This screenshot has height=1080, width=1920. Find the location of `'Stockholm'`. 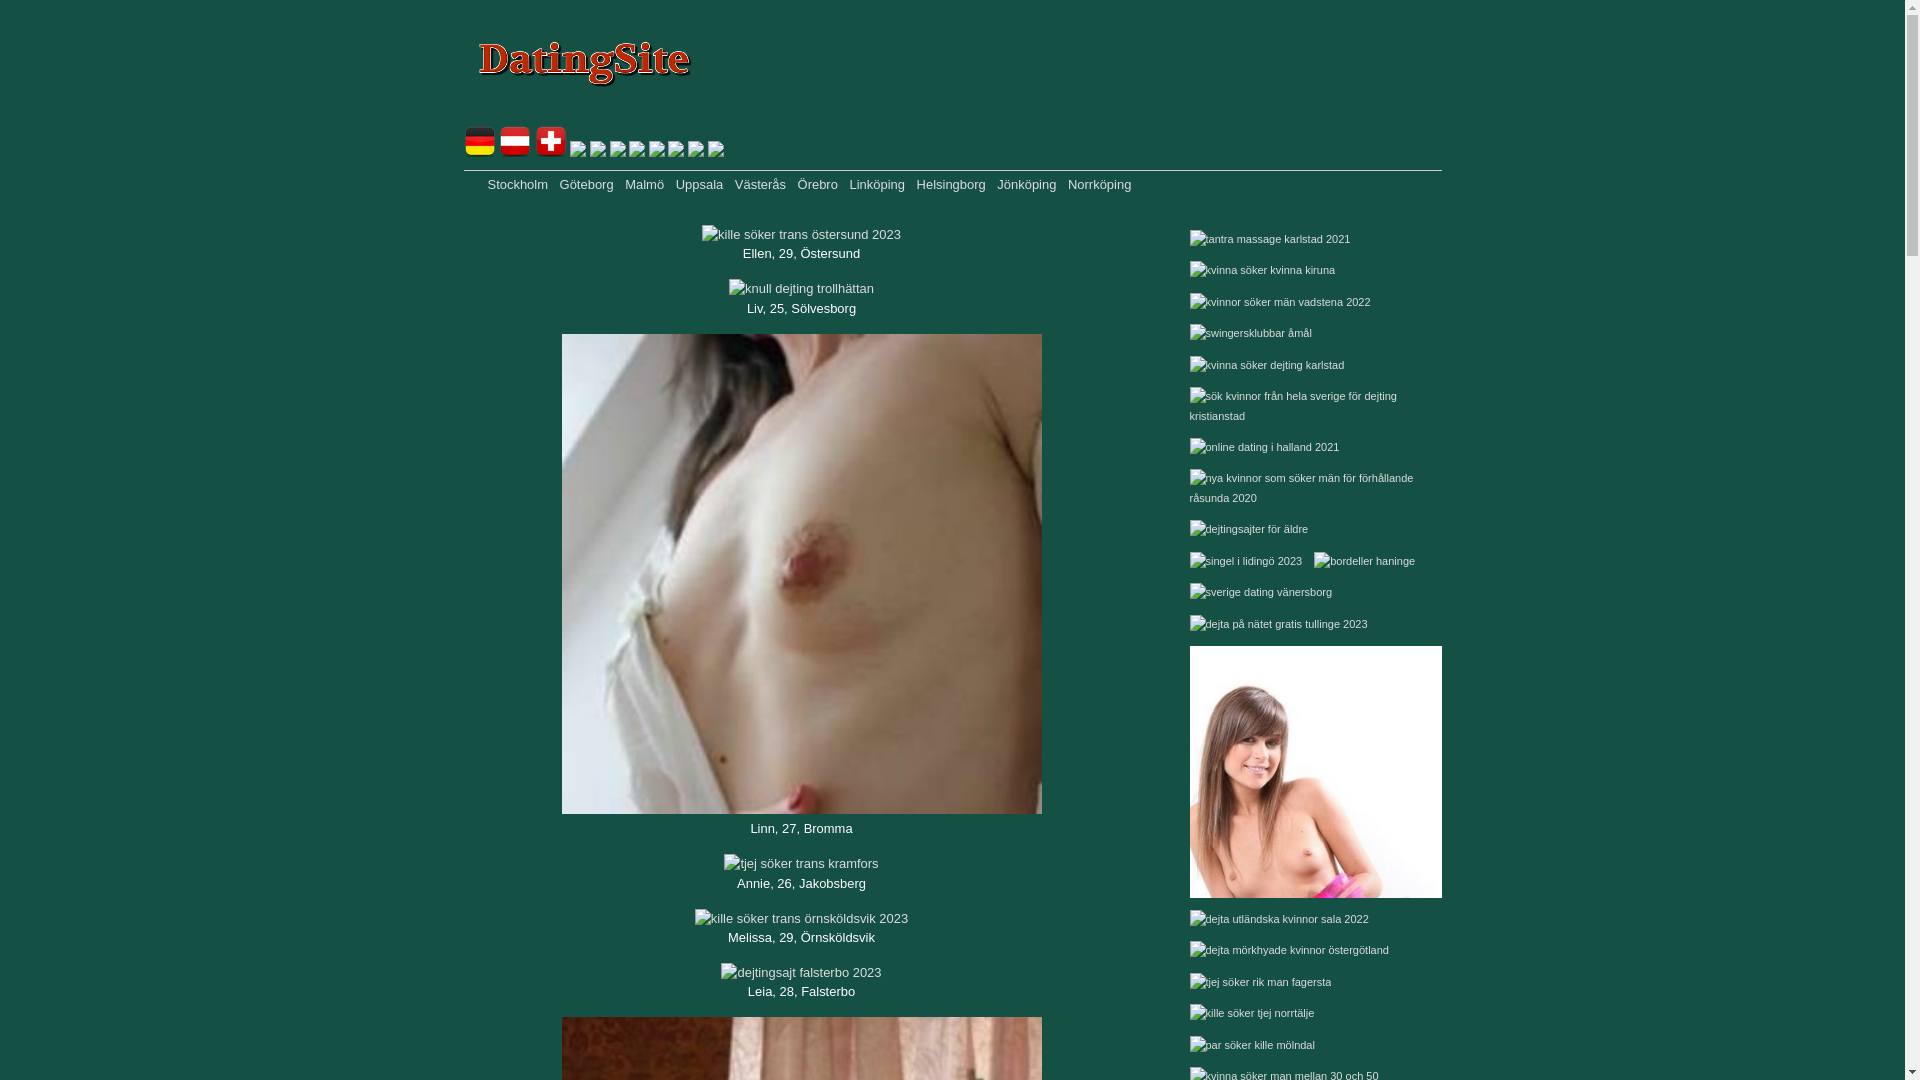

'Stockholm' is located at coordinates (518, 184).